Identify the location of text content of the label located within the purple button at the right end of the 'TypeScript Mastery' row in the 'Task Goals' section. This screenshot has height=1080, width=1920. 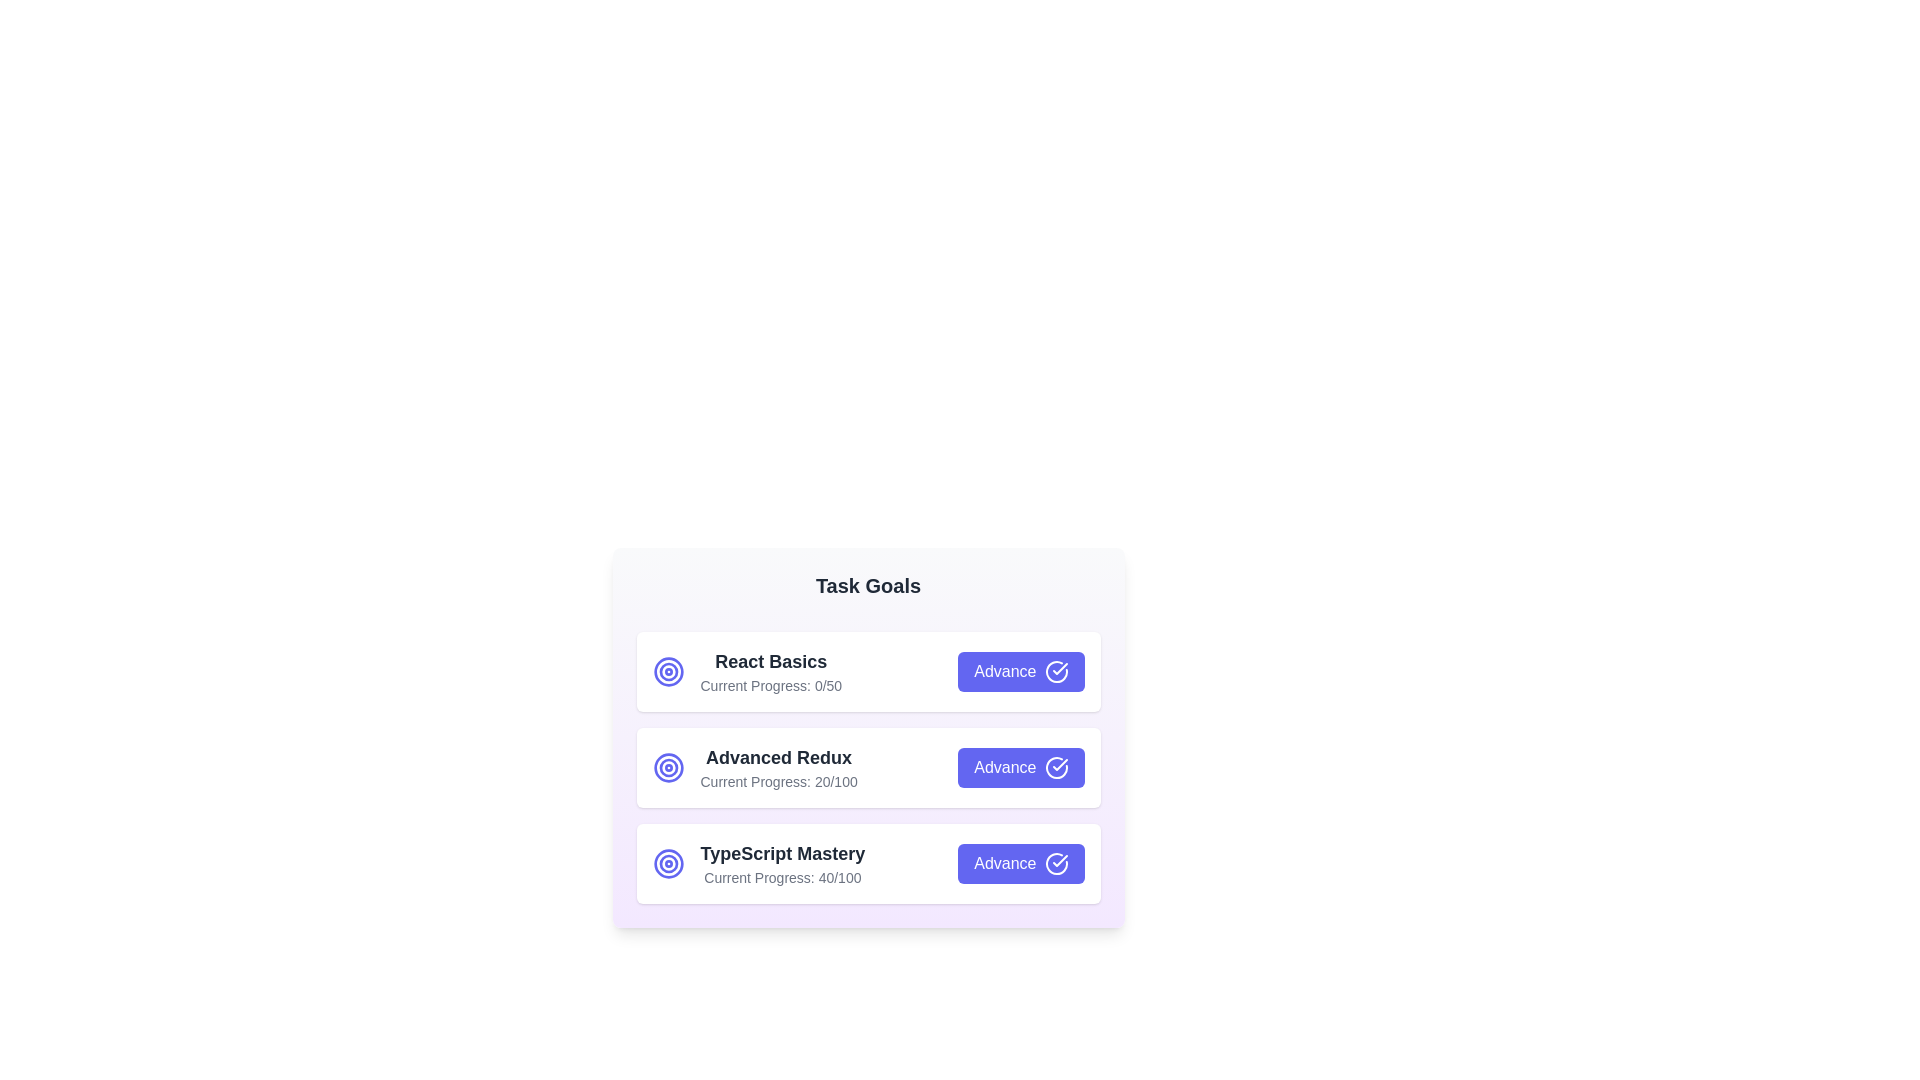
(1005, 863).